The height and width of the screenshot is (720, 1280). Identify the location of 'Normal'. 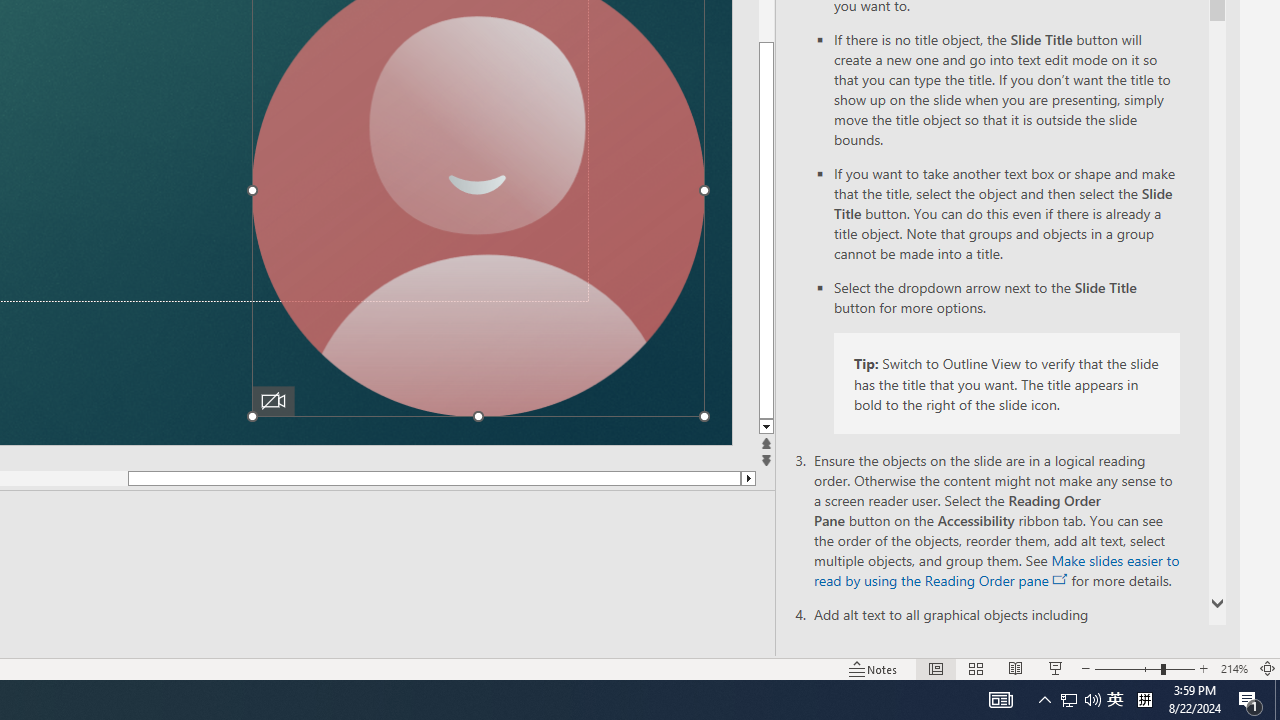
(935, 669).